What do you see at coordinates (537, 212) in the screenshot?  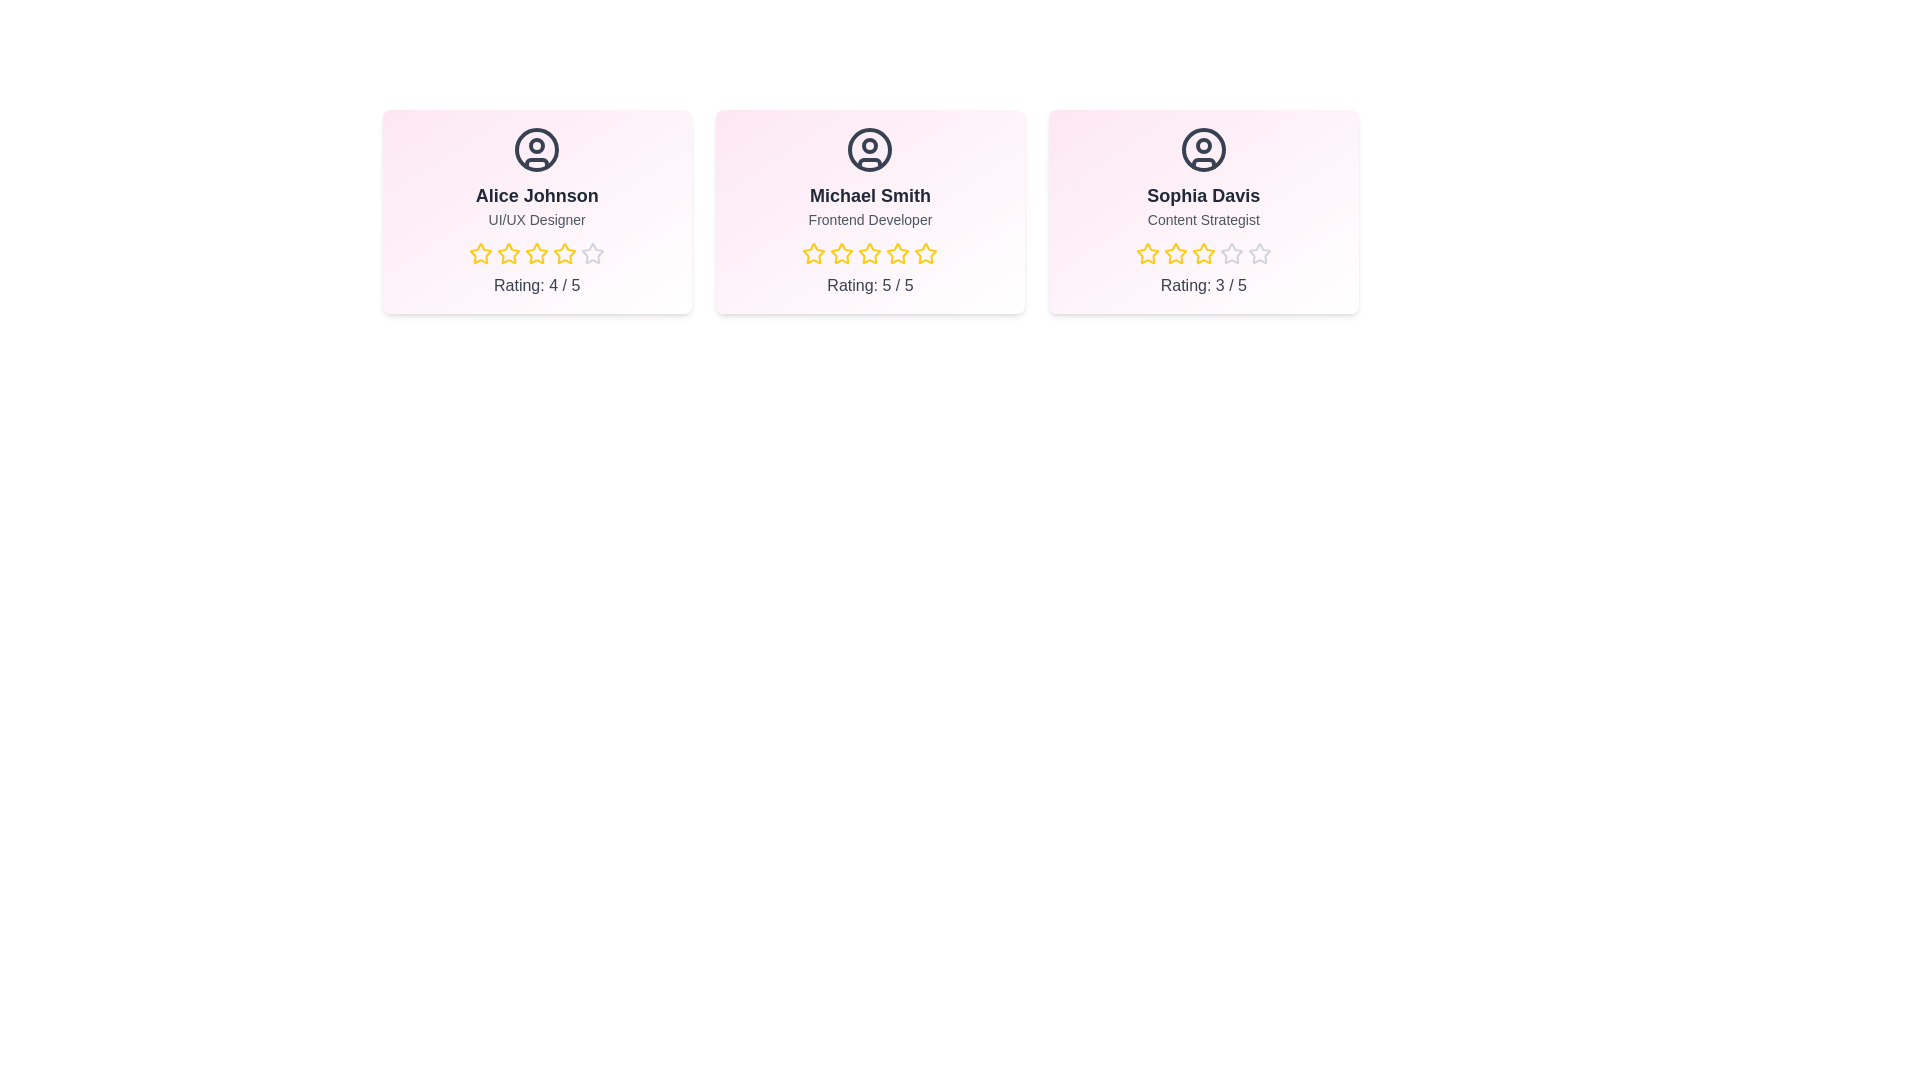 I see `the card of Alice Johnson to observe the hover effect` at bounding box center [537, 212].